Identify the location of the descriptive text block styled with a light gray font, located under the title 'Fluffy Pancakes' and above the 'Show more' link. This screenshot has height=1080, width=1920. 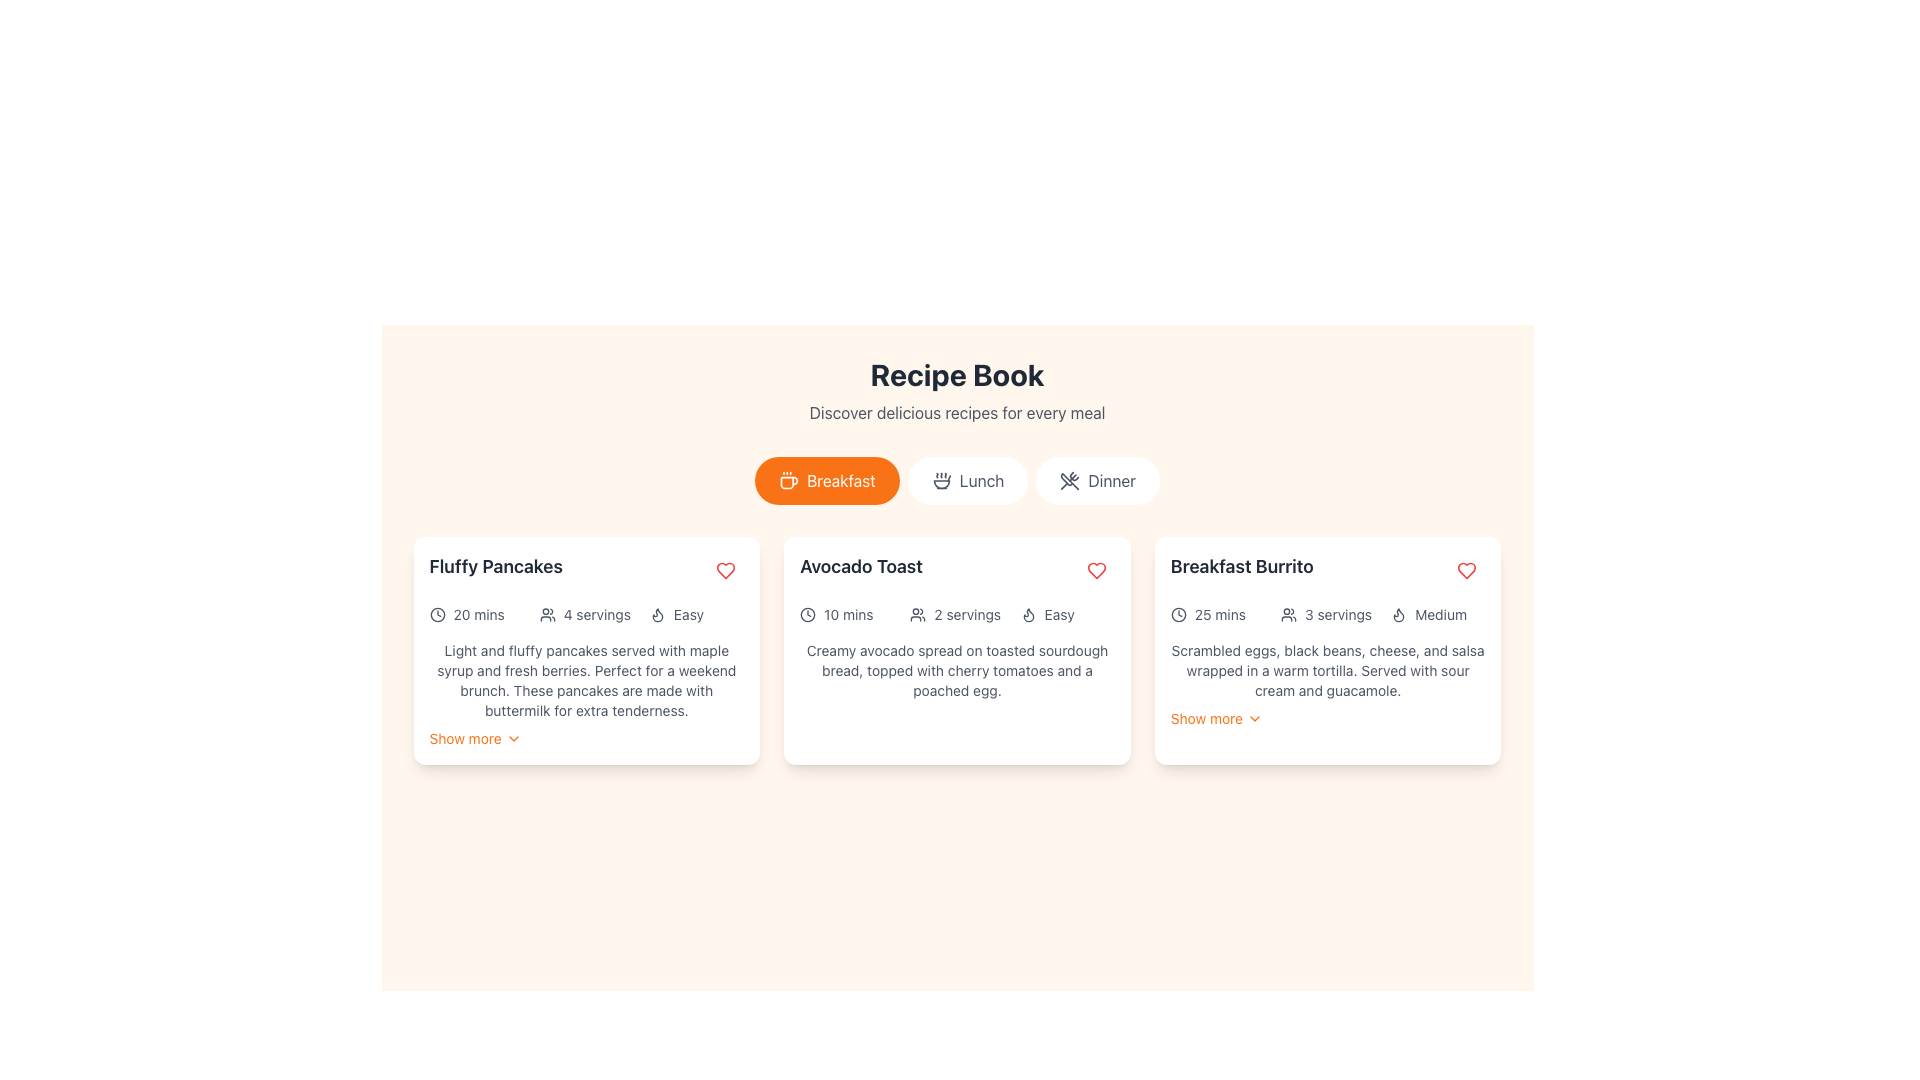
(585, 693).